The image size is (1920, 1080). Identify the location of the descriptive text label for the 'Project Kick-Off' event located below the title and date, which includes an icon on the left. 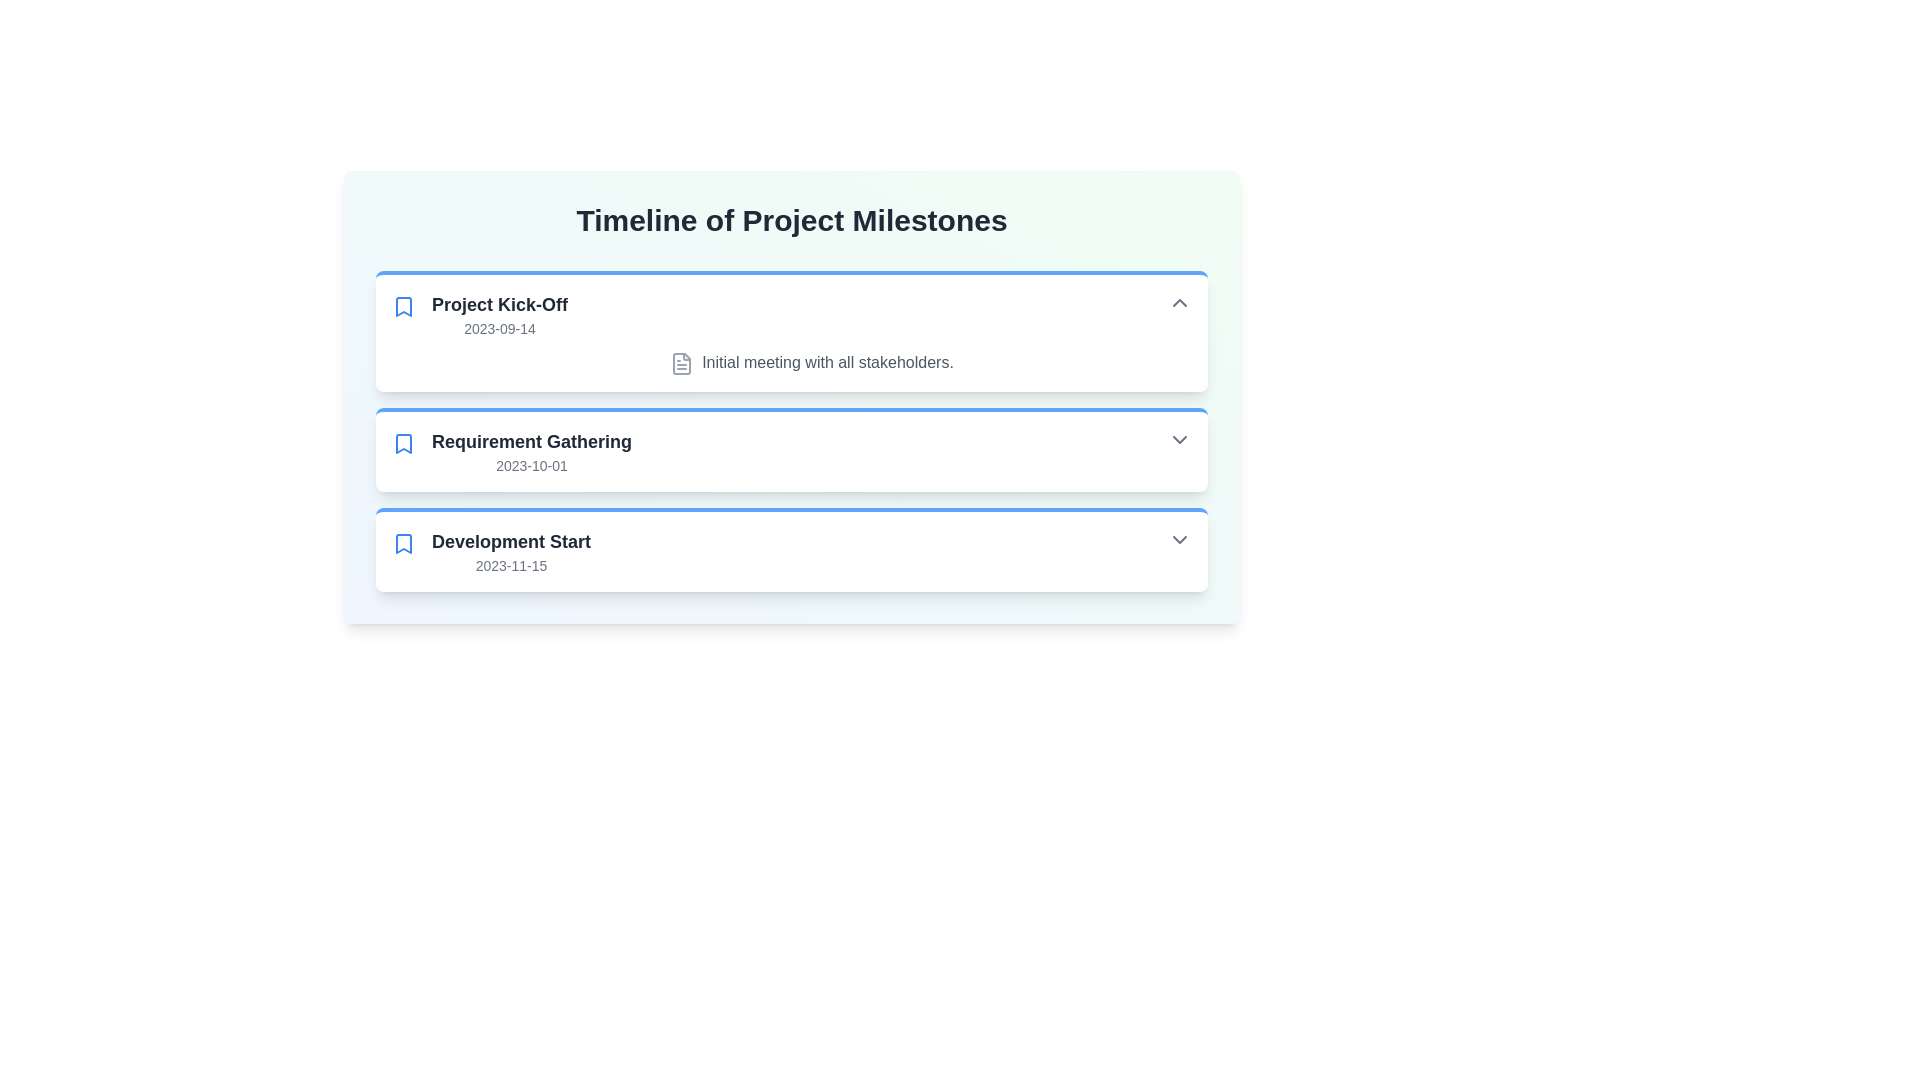
(811, 362).